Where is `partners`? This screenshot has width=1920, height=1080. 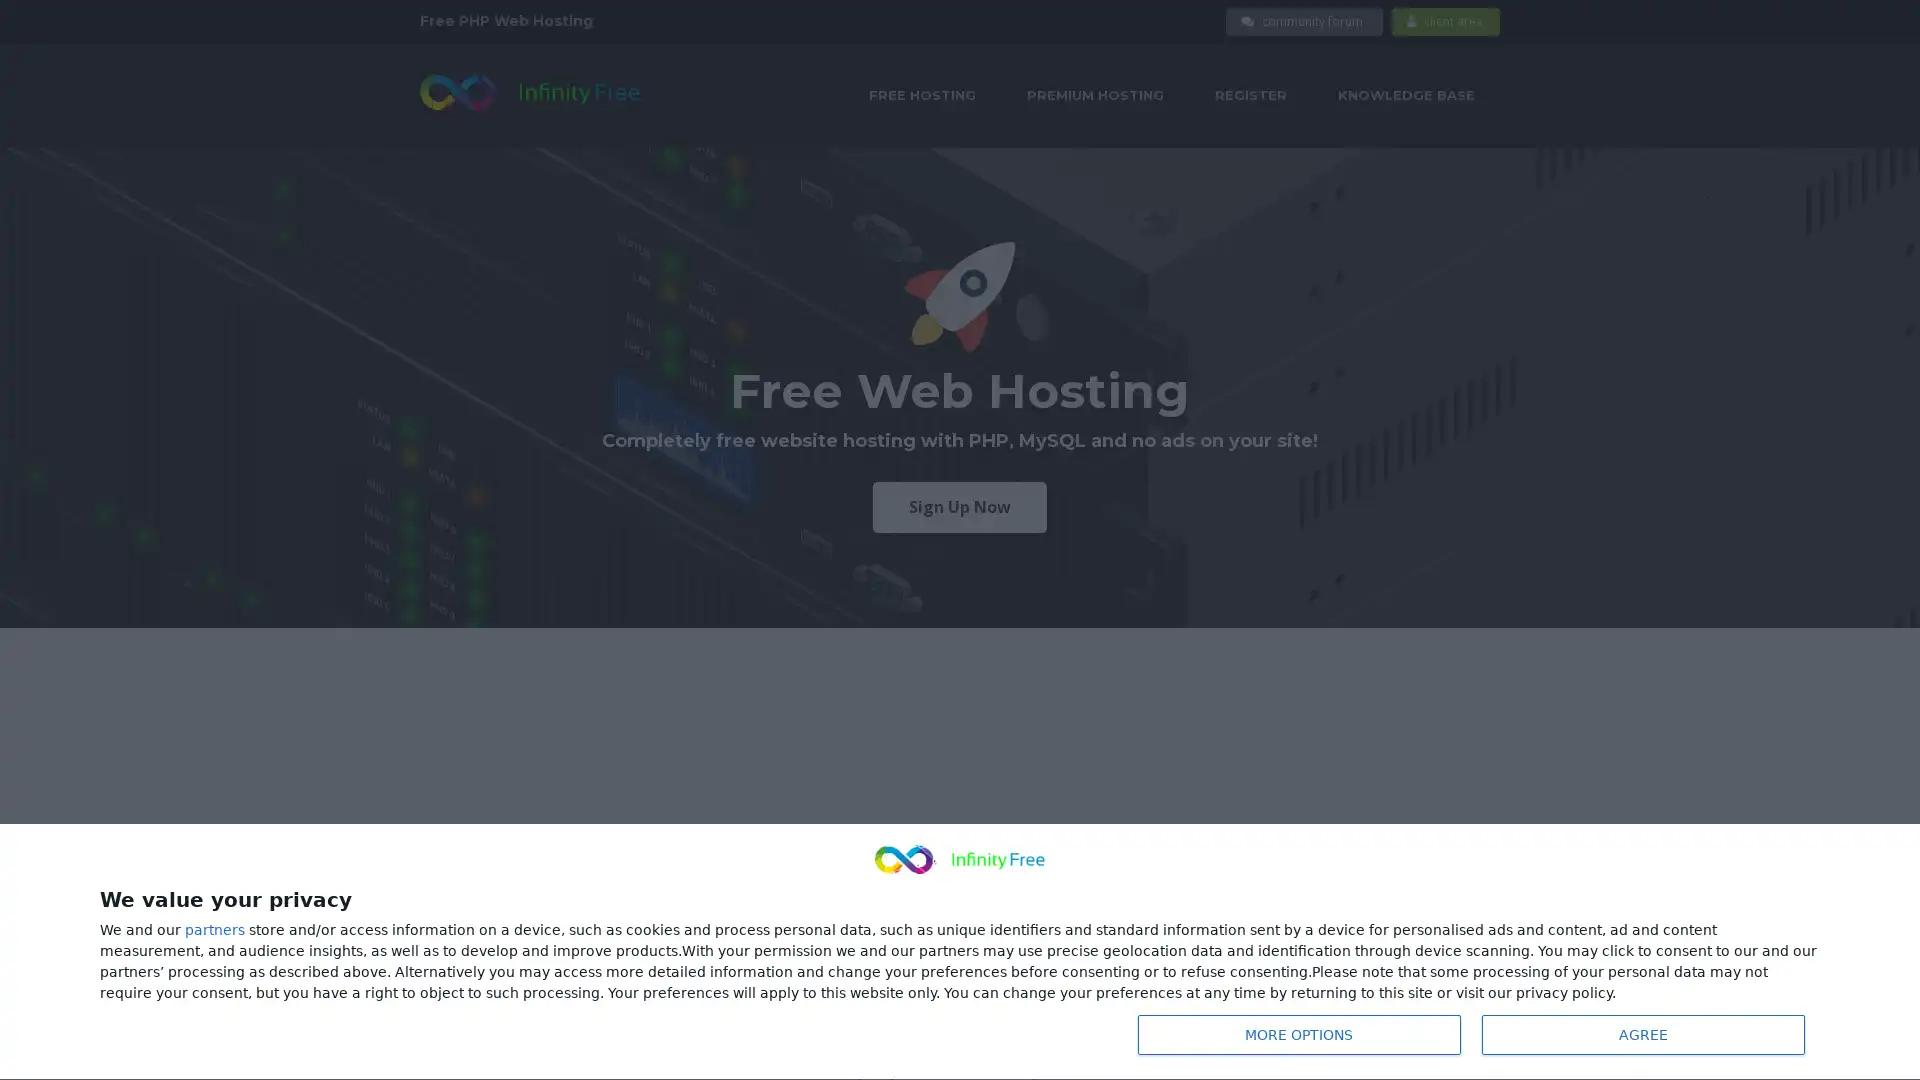 partners is located at coordinates (215, 936).